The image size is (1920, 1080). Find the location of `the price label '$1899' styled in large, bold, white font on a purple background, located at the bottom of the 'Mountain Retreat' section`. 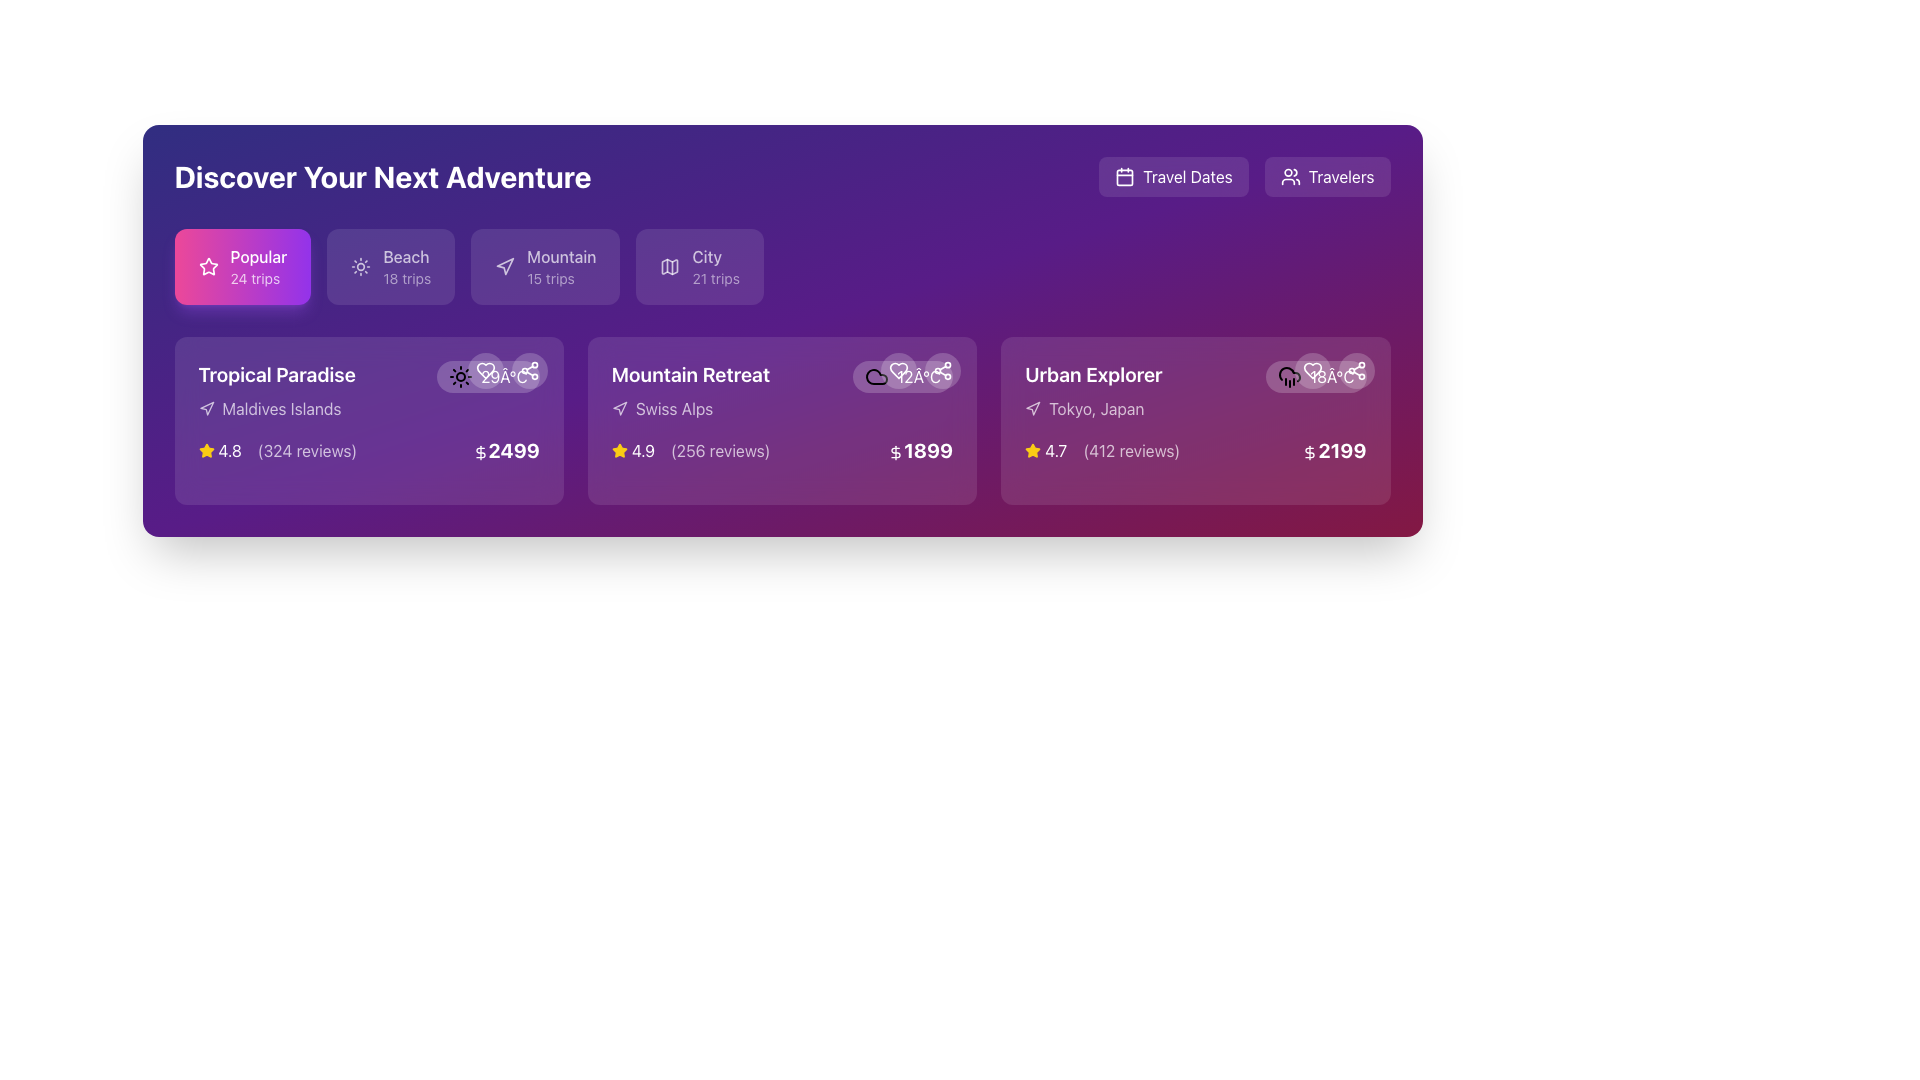

the price label '$1899' styled in large, bold, white font on a purple background, located at the bottom of the 'Mountain Retreat' section is located at coordinates (919, 451).